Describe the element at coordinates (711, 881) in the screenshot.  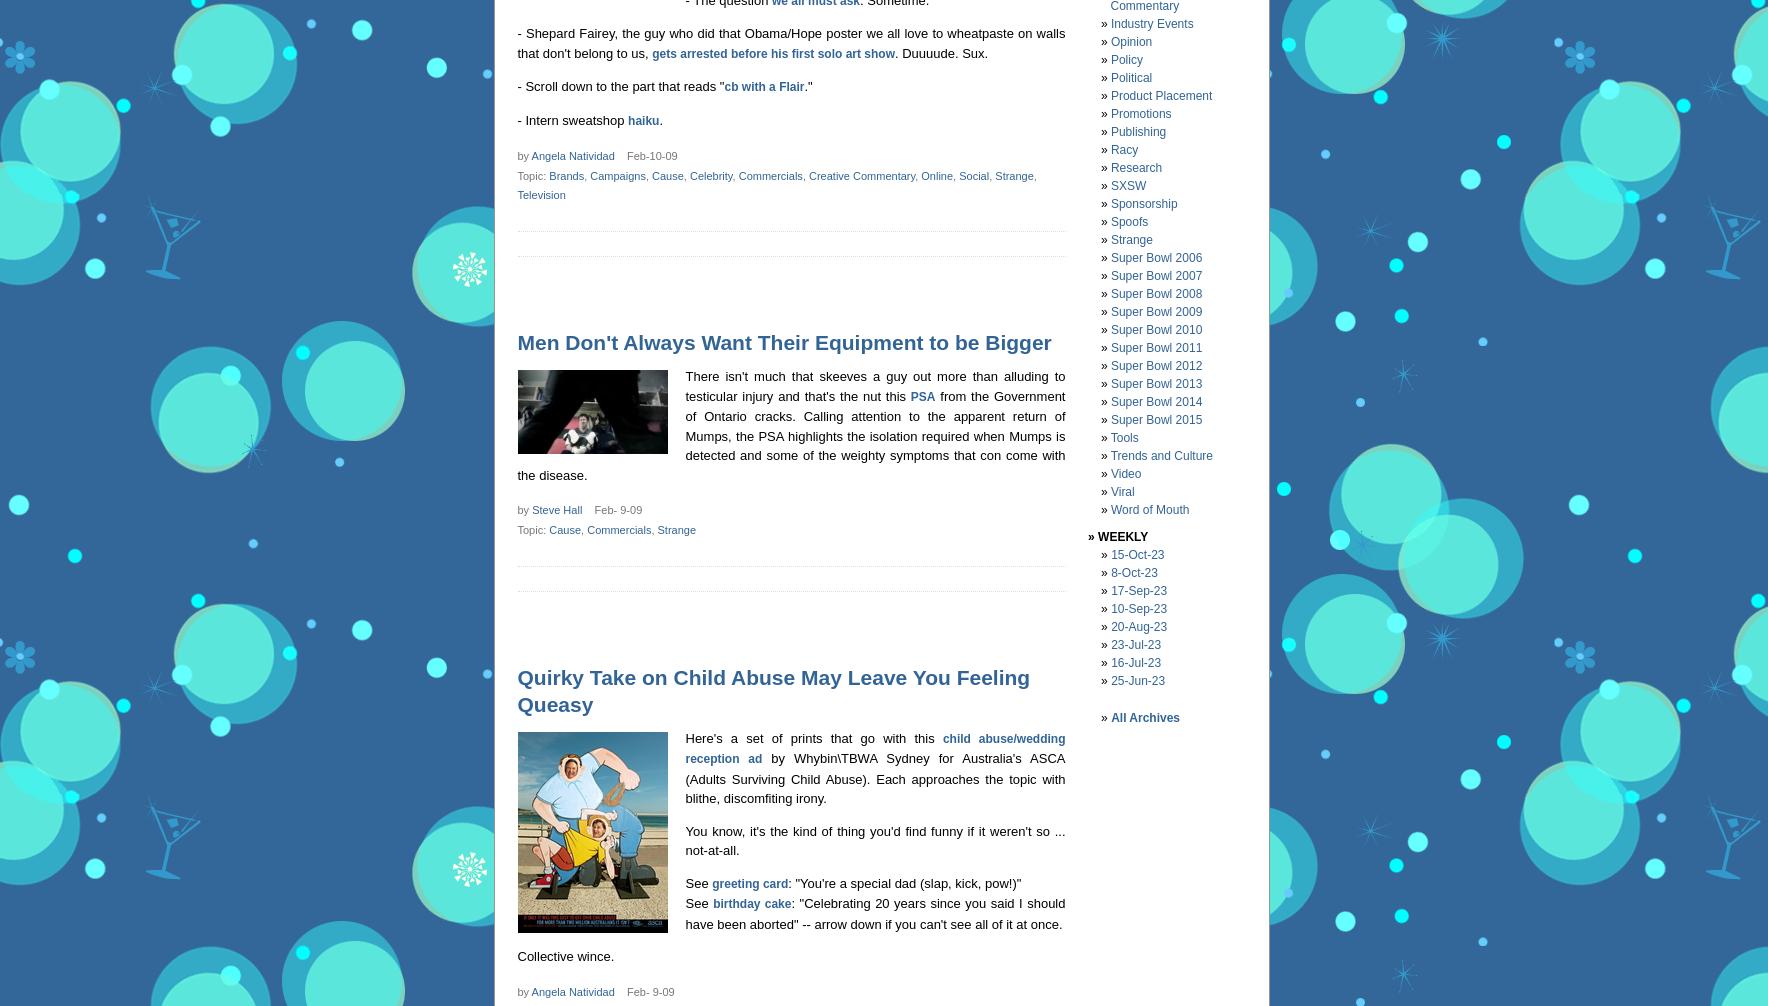
I see `'greeting card'` at that location.